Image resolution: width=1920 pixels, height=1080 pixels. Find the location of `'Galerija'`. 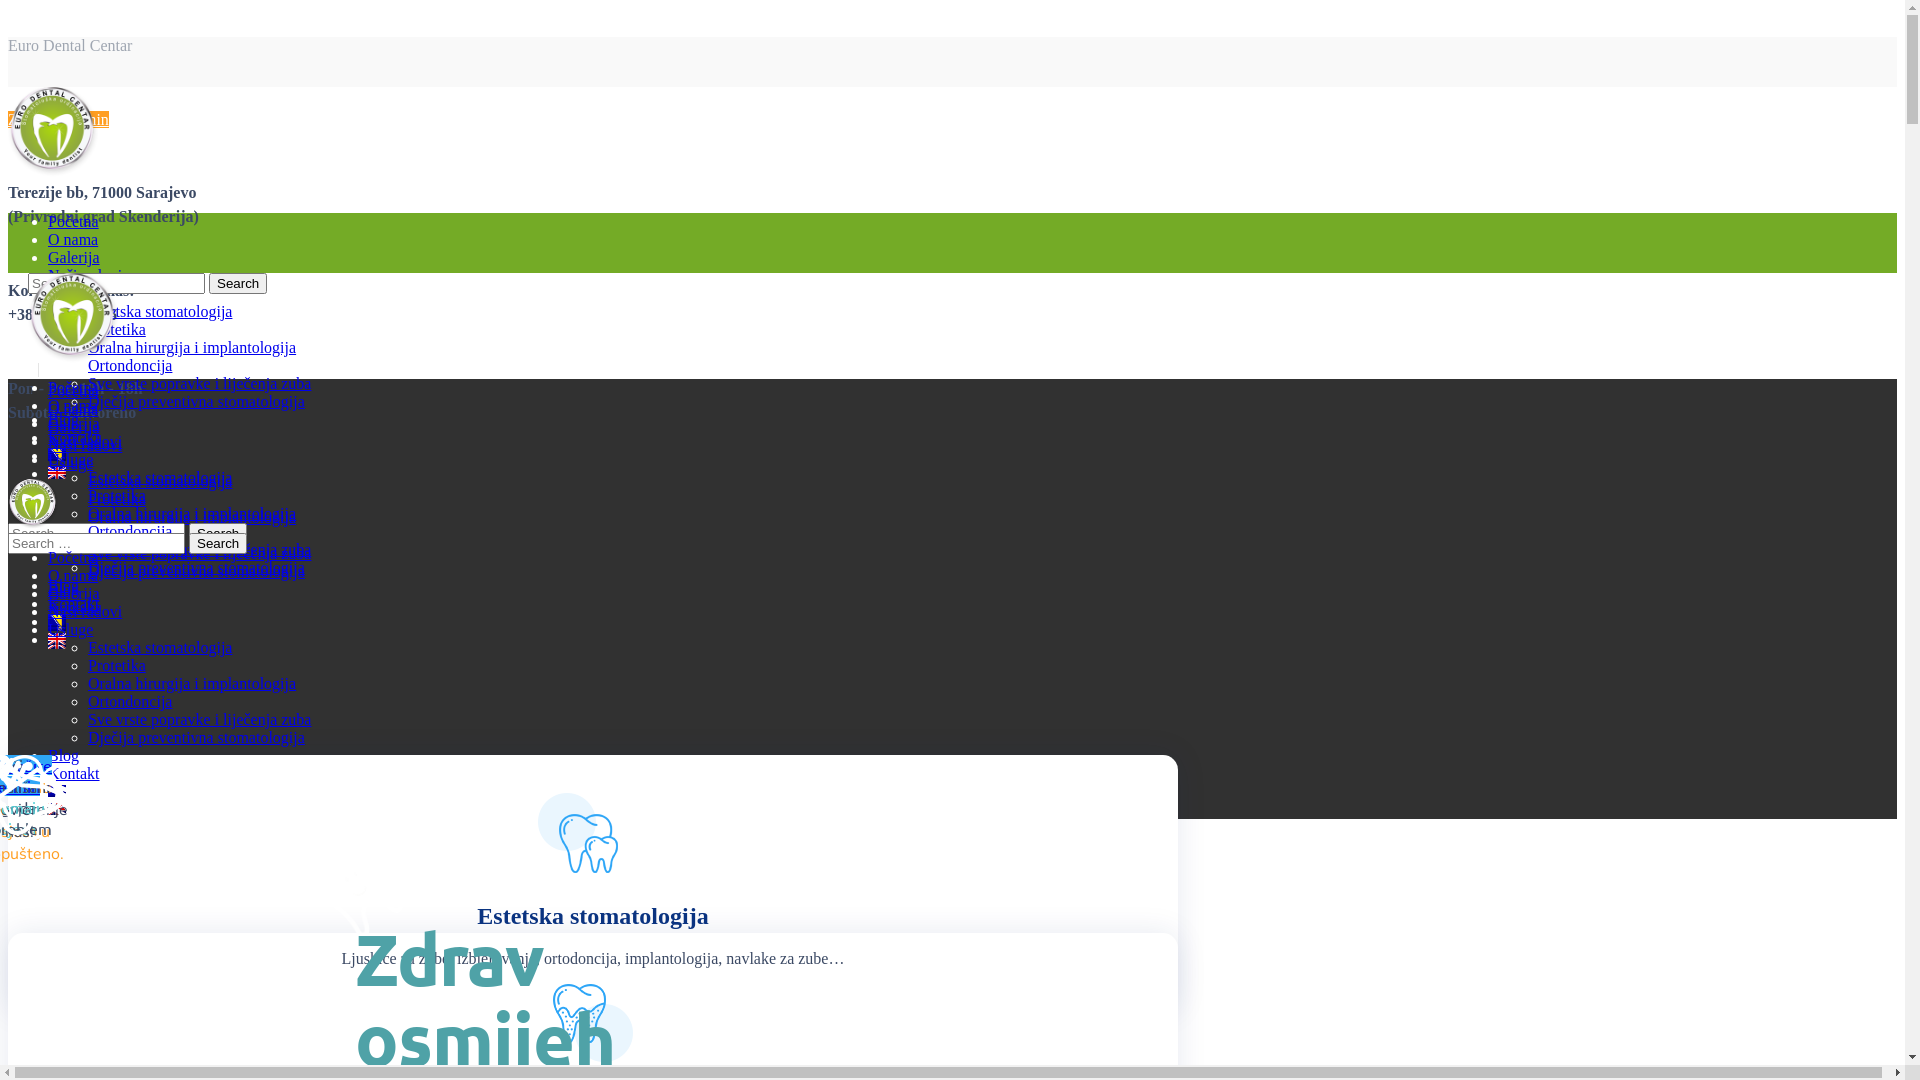

'Galerija' is located at coordinates (73, 592).